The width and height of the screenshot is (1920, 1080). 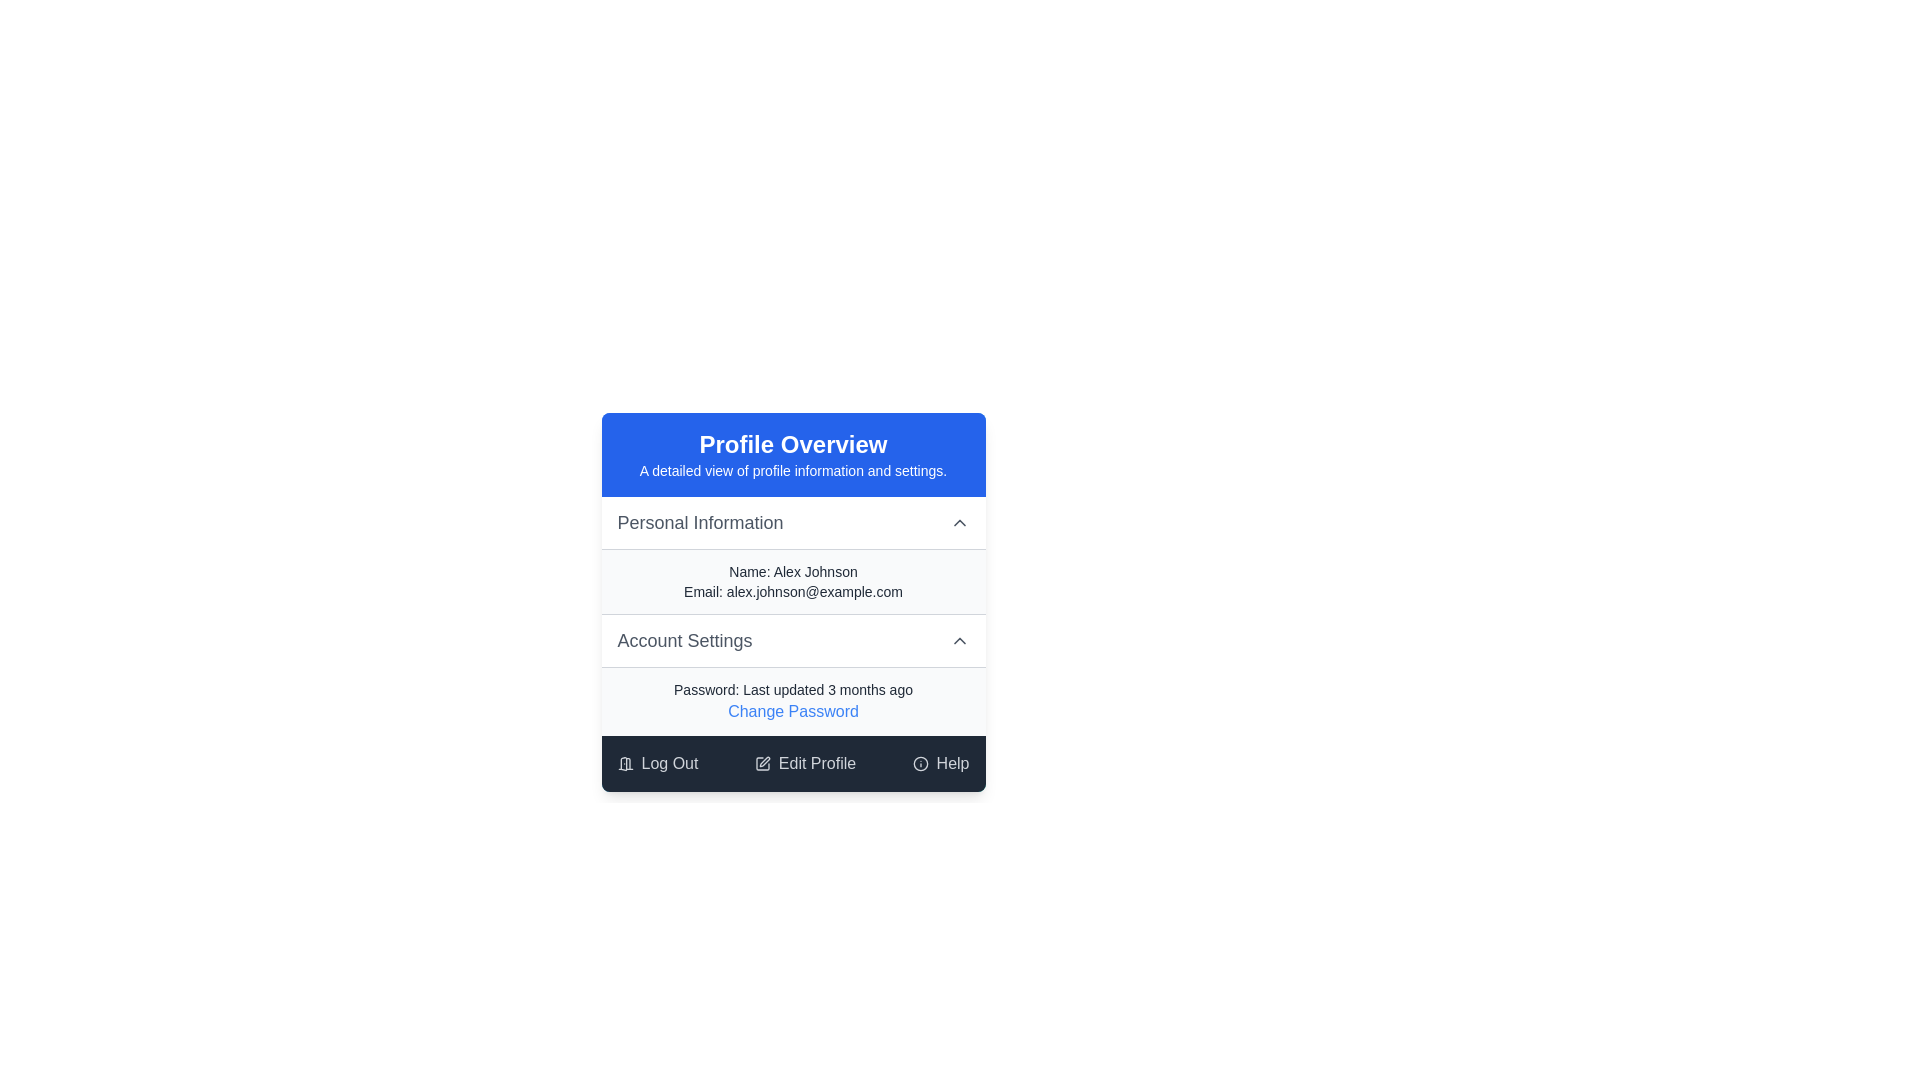 What do you see at coordinates (792, 689) in the screenshot?
I see `the static text label that displays the password's last update time in the 'Account Settings' section of the 'Profile Overview' card, which is the first element before the 'Change Password' link` at bounding box center [792, 689].